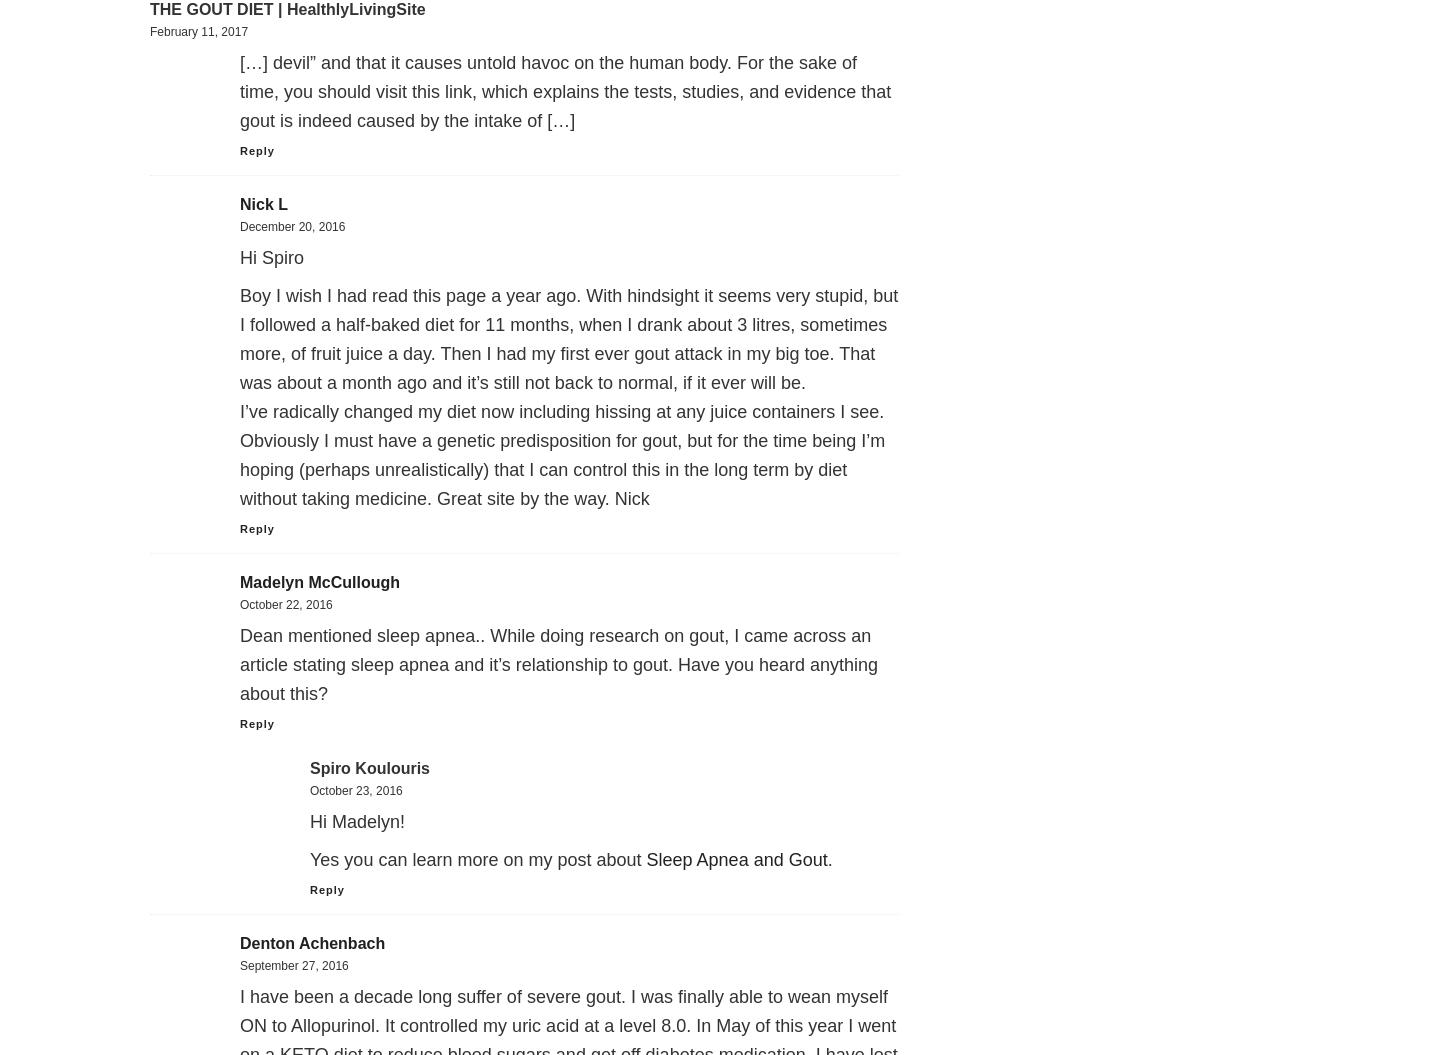 The image size is (1440, 1055). Describe the element at coordinates (312, 943) in the screenshot. I see `'Denton Achenbach'` at that location.